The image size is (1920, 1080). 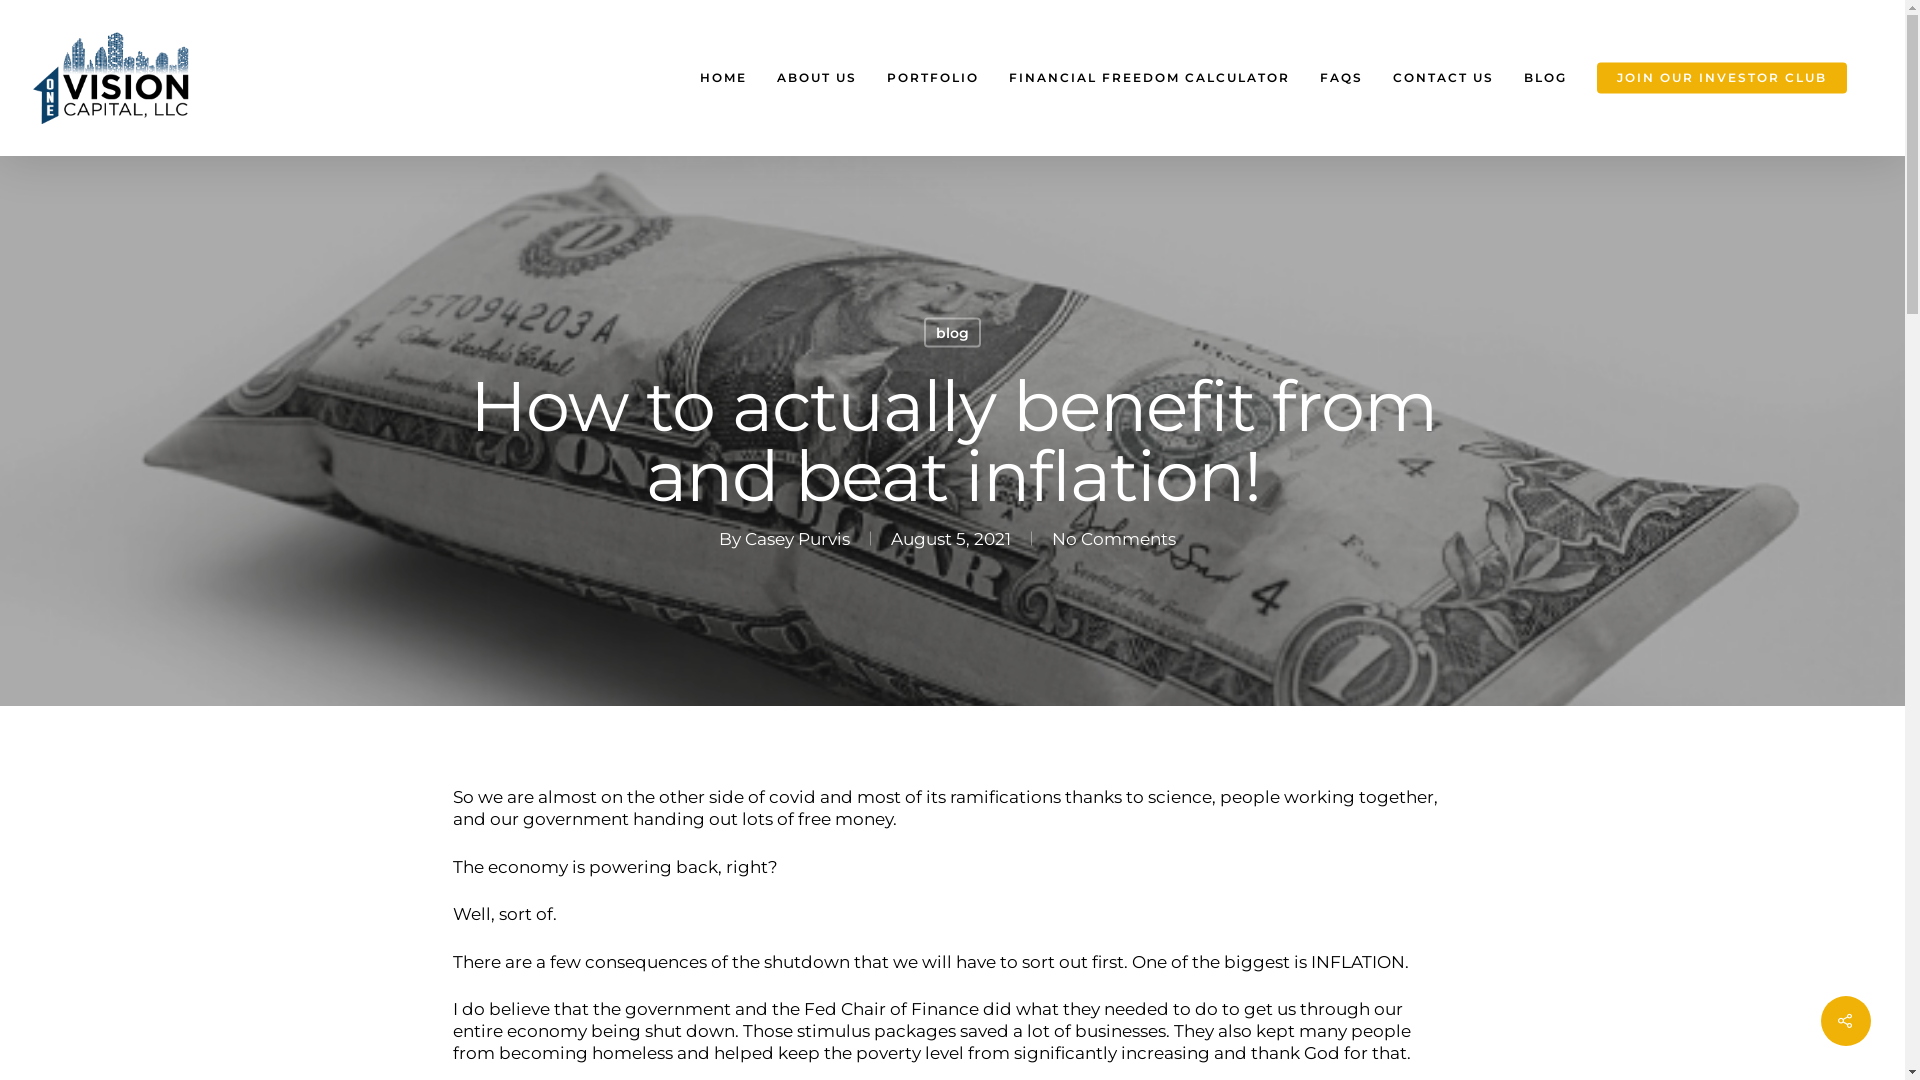 What do you see at coordinates (1050, 536) in the screenshot?
I see `'No Comments'` at bounding box center [1050, 536].